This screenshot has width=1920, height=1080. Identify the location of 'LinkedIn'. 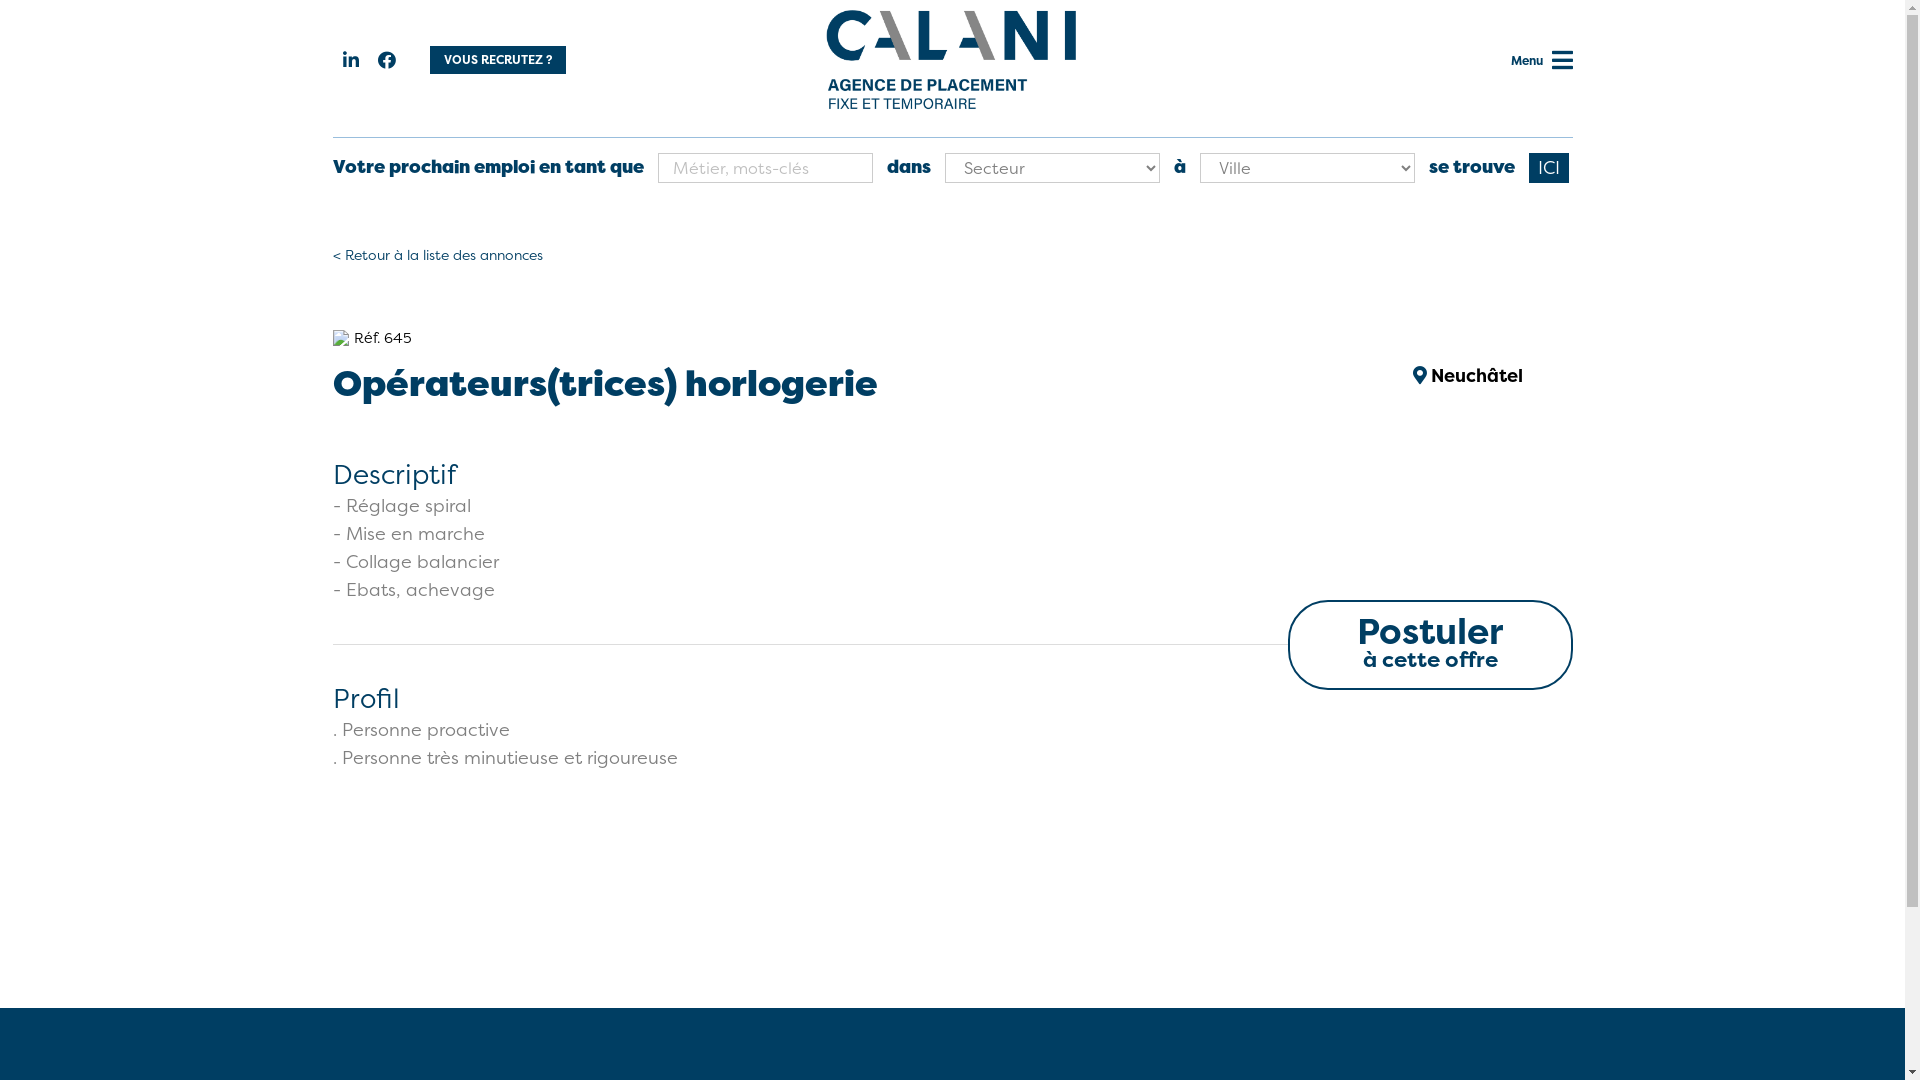
(350, 59).